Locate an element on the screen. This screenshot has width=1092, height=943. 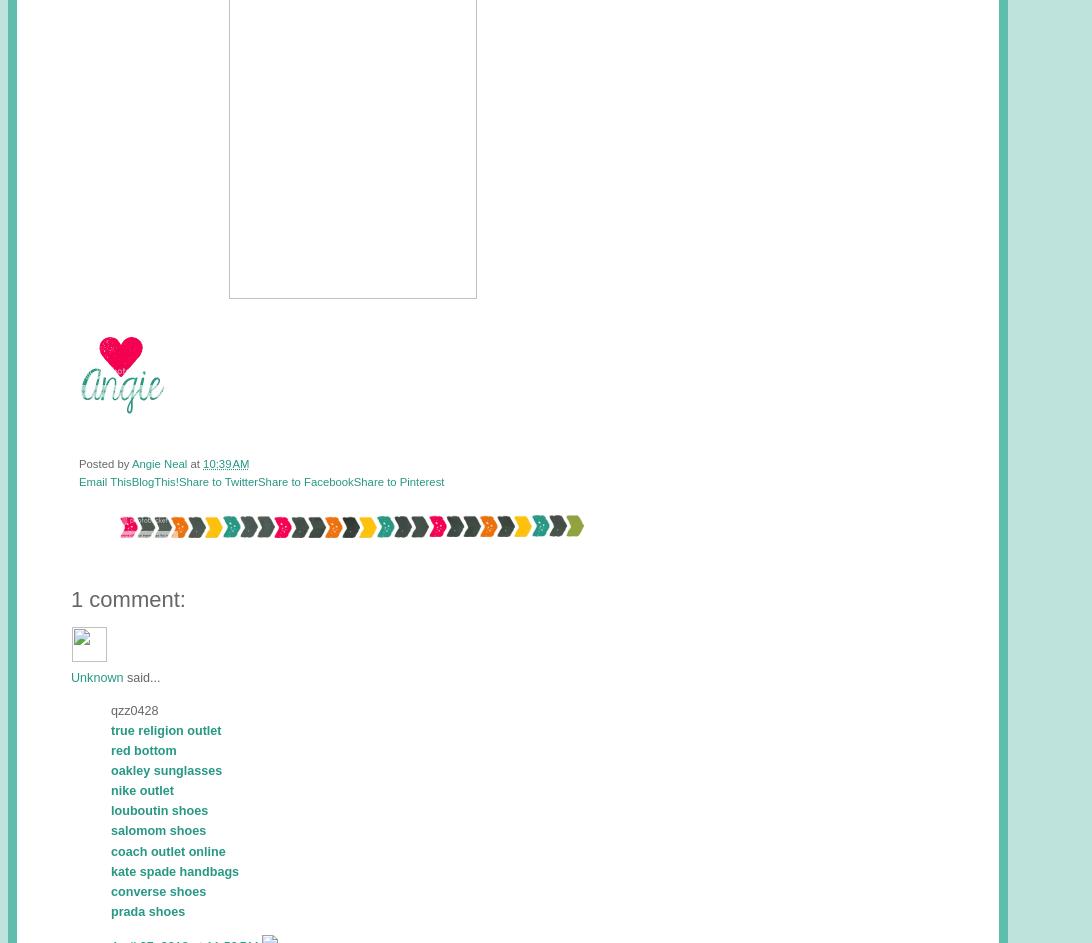
'Email This' is located at coordinates (105, 480).